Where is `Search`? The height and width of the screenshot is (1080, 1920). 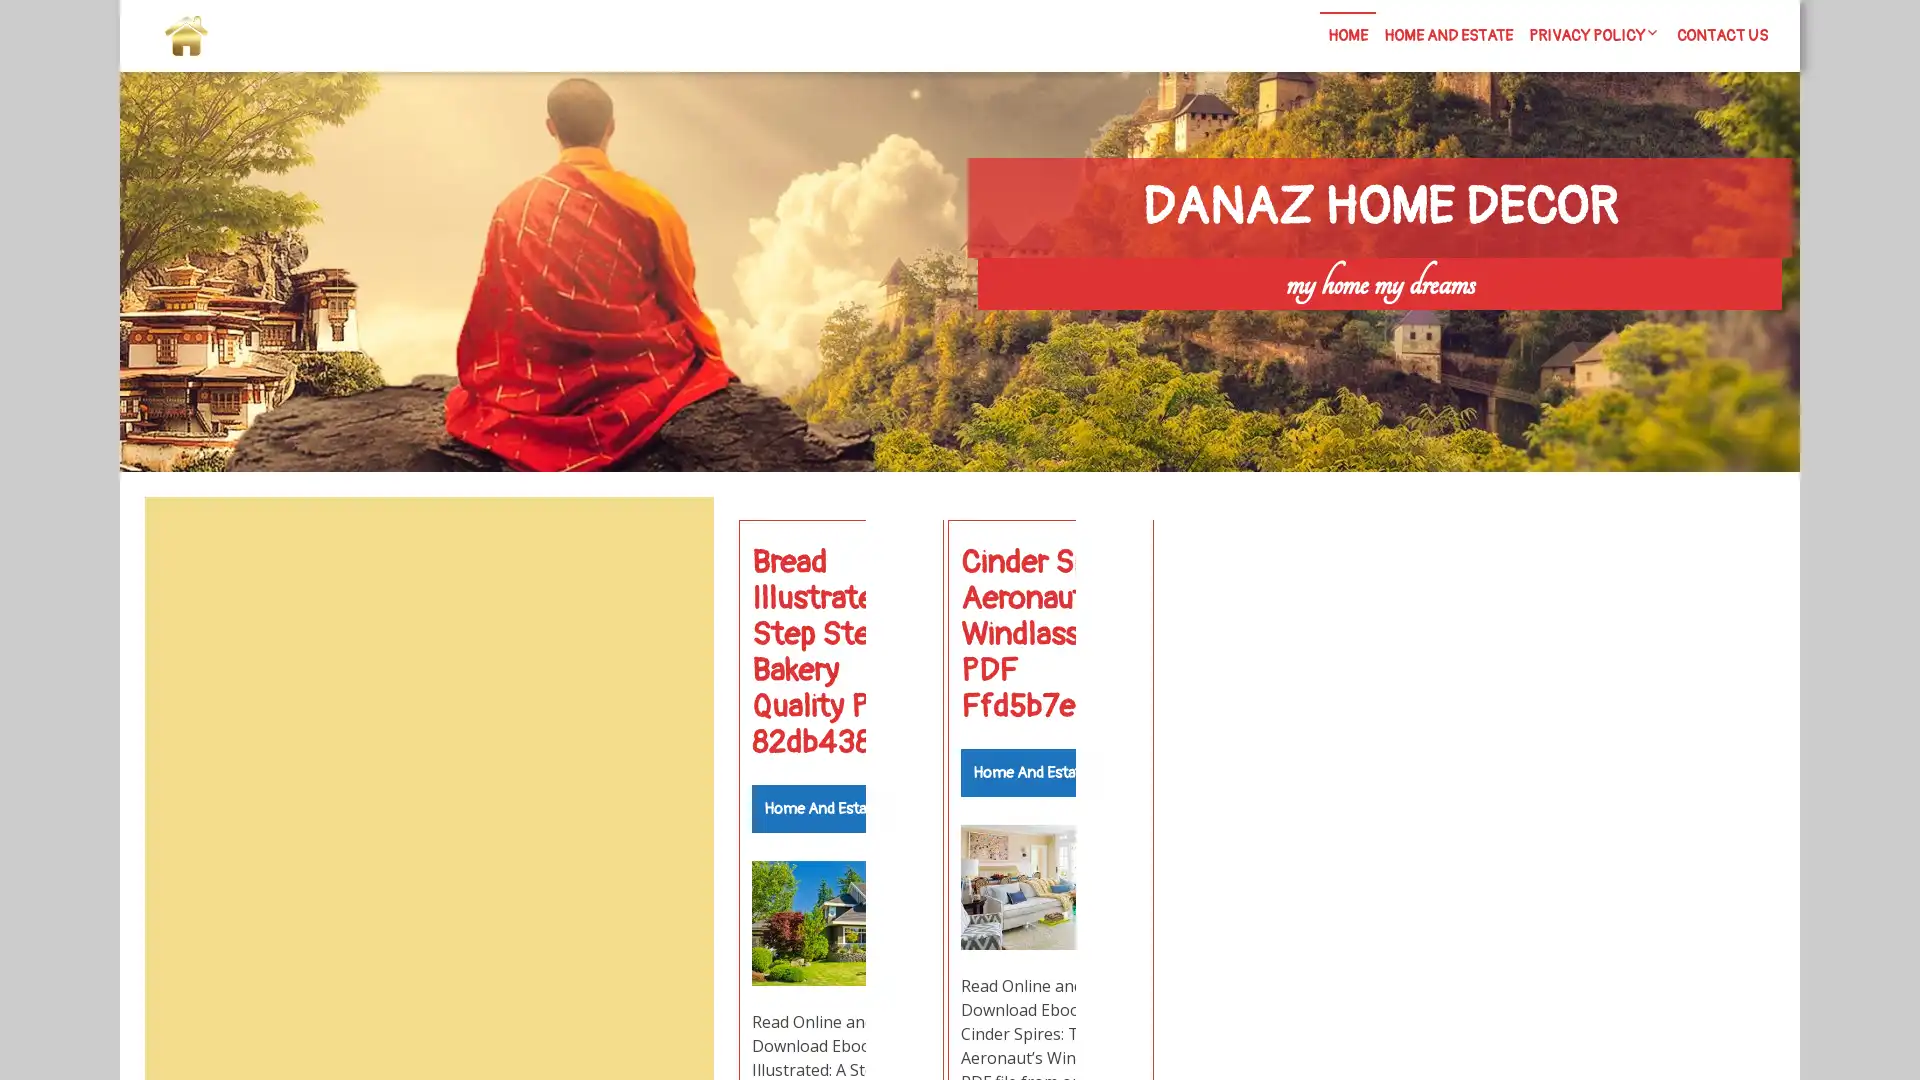 Search is located at coordinates (1557, 327).